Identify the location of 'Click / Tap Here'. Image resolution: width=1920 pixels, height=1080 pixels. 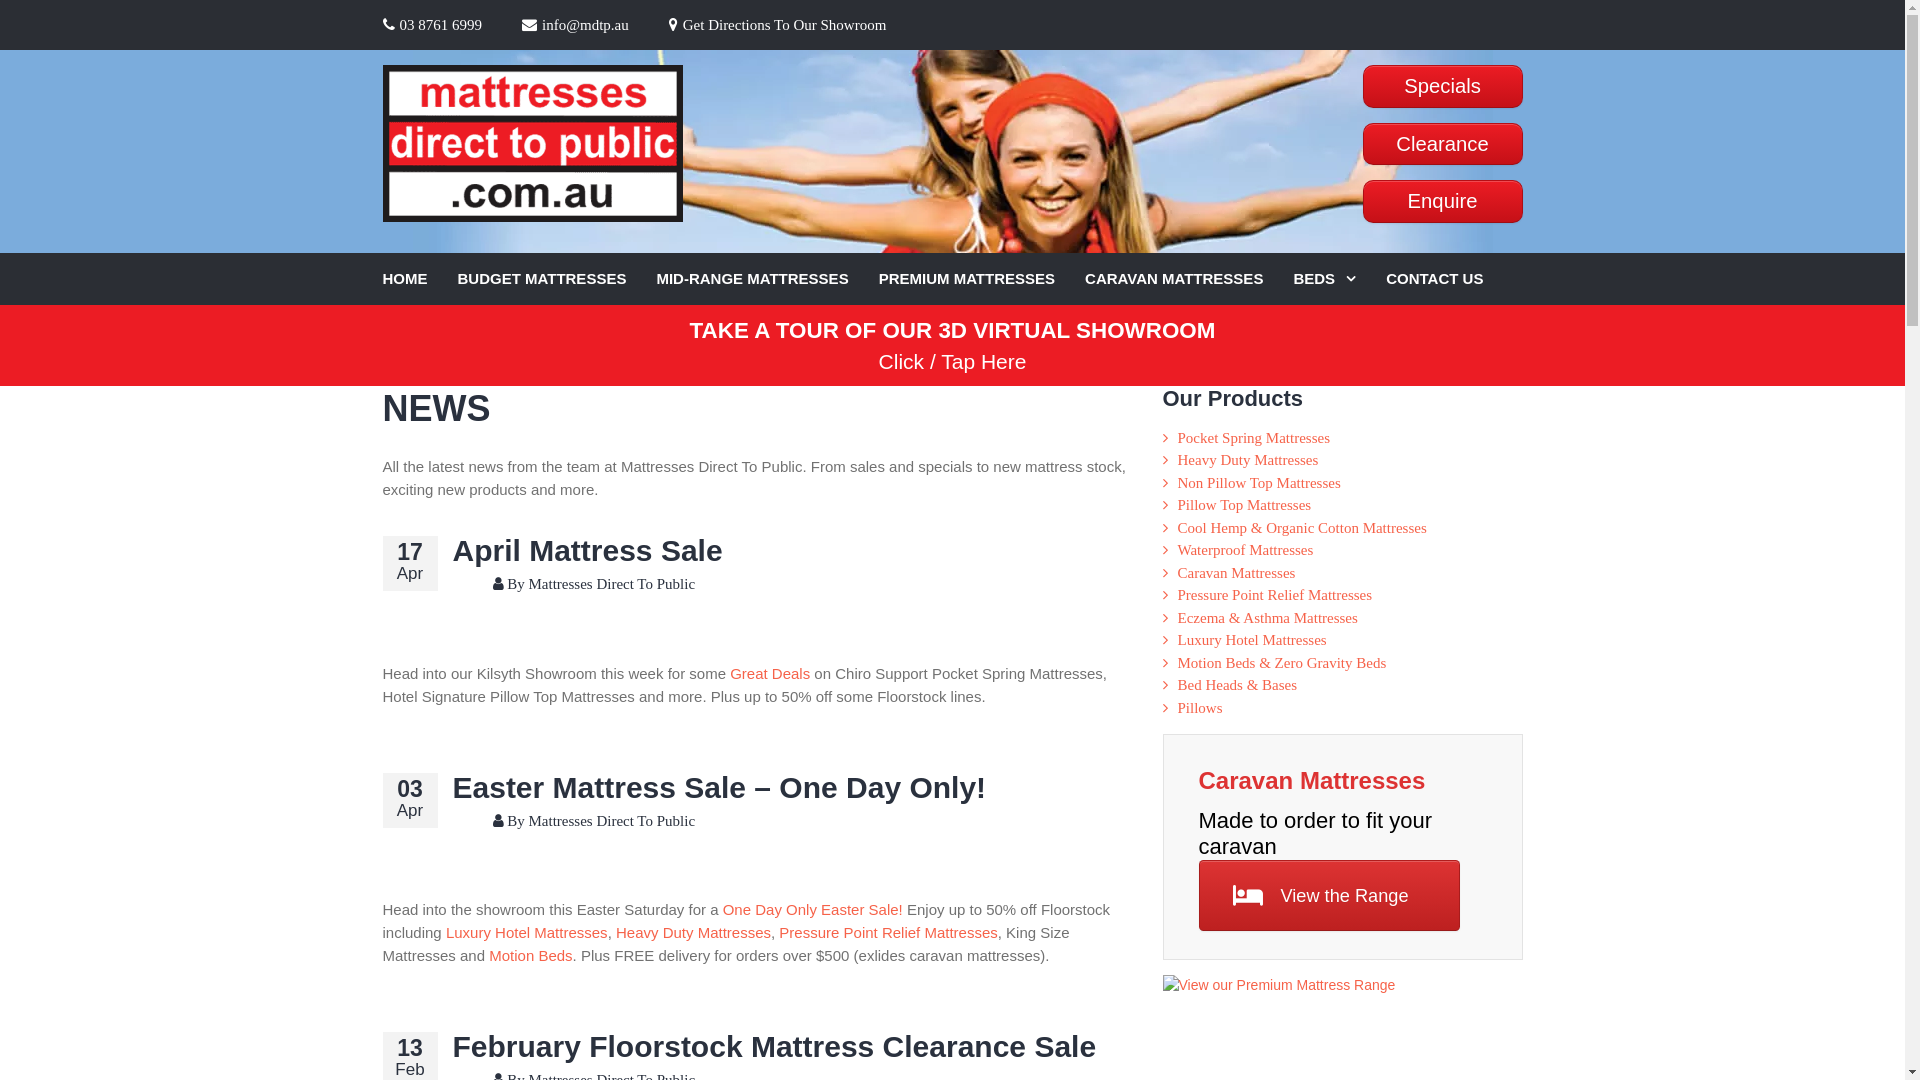
(952, 361).